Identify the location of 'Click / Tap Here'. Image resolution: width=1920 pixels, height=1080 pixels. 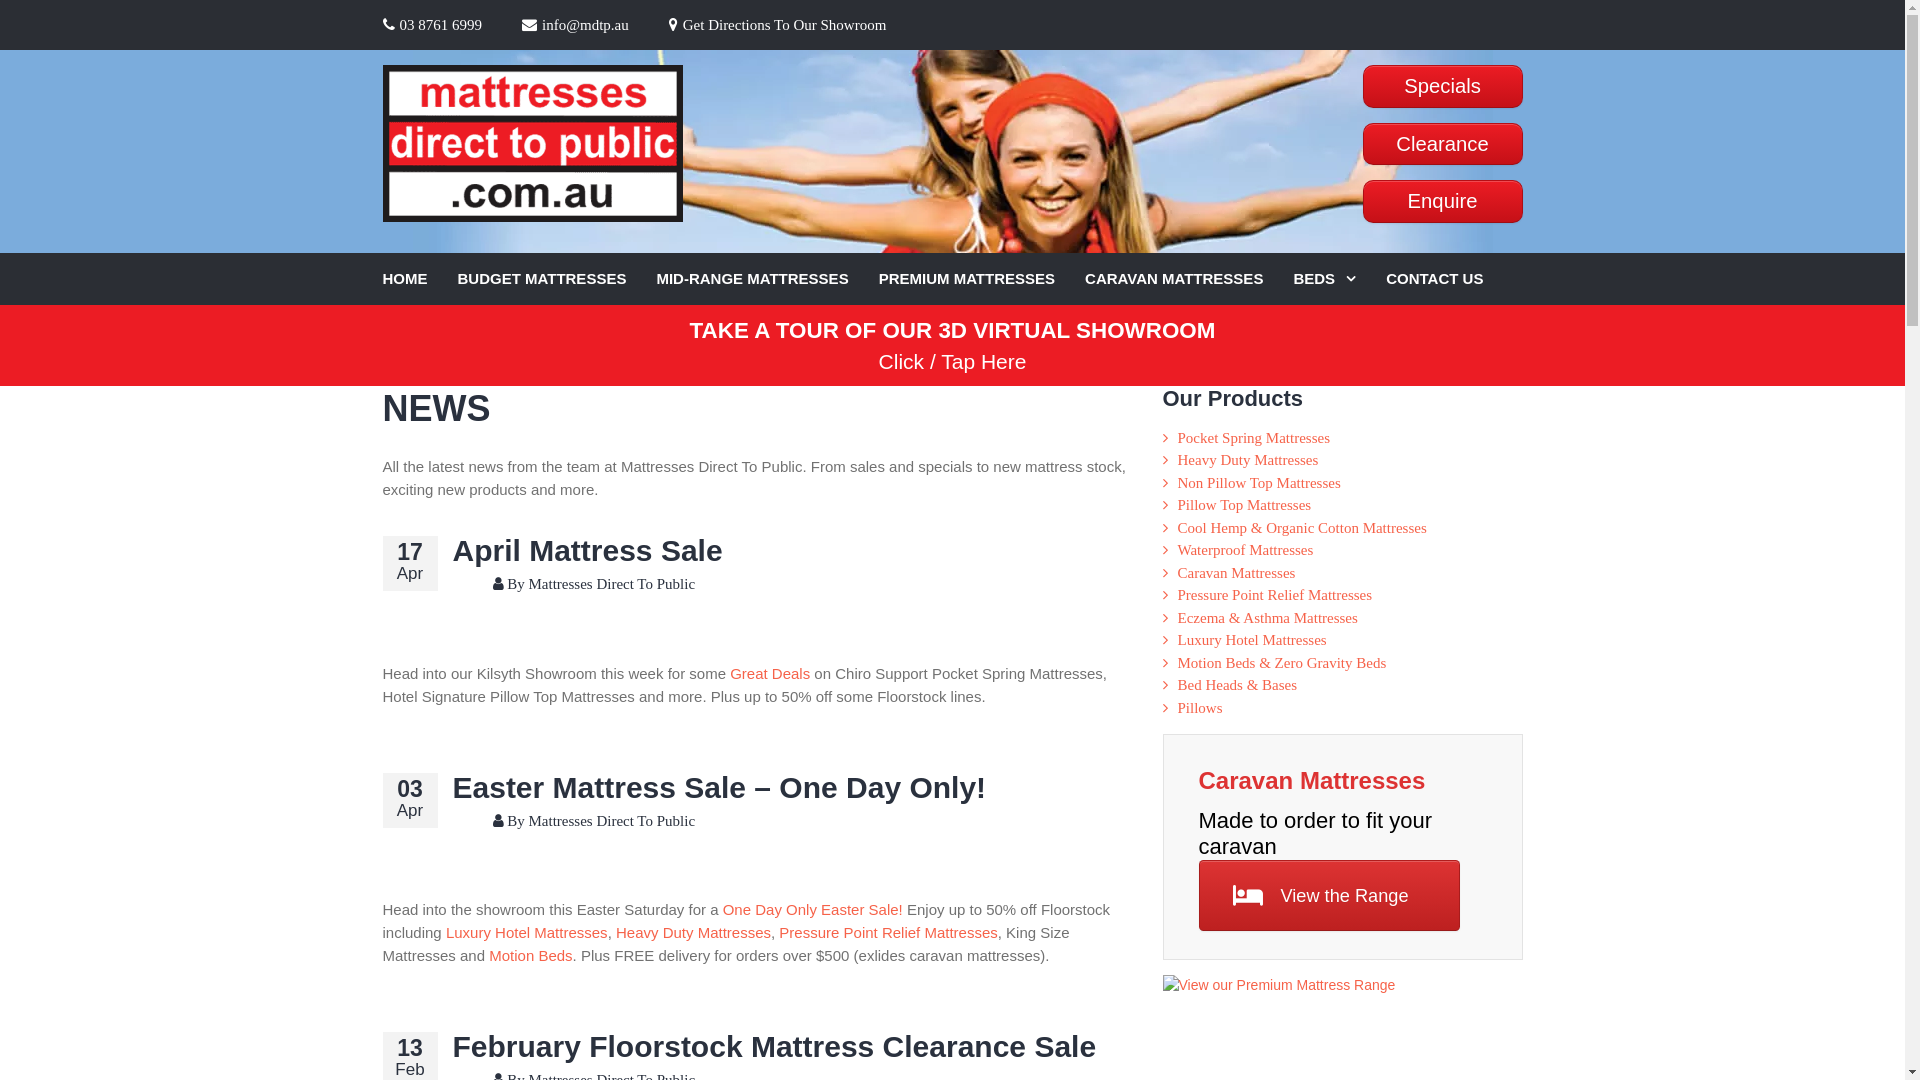
(952, 361).